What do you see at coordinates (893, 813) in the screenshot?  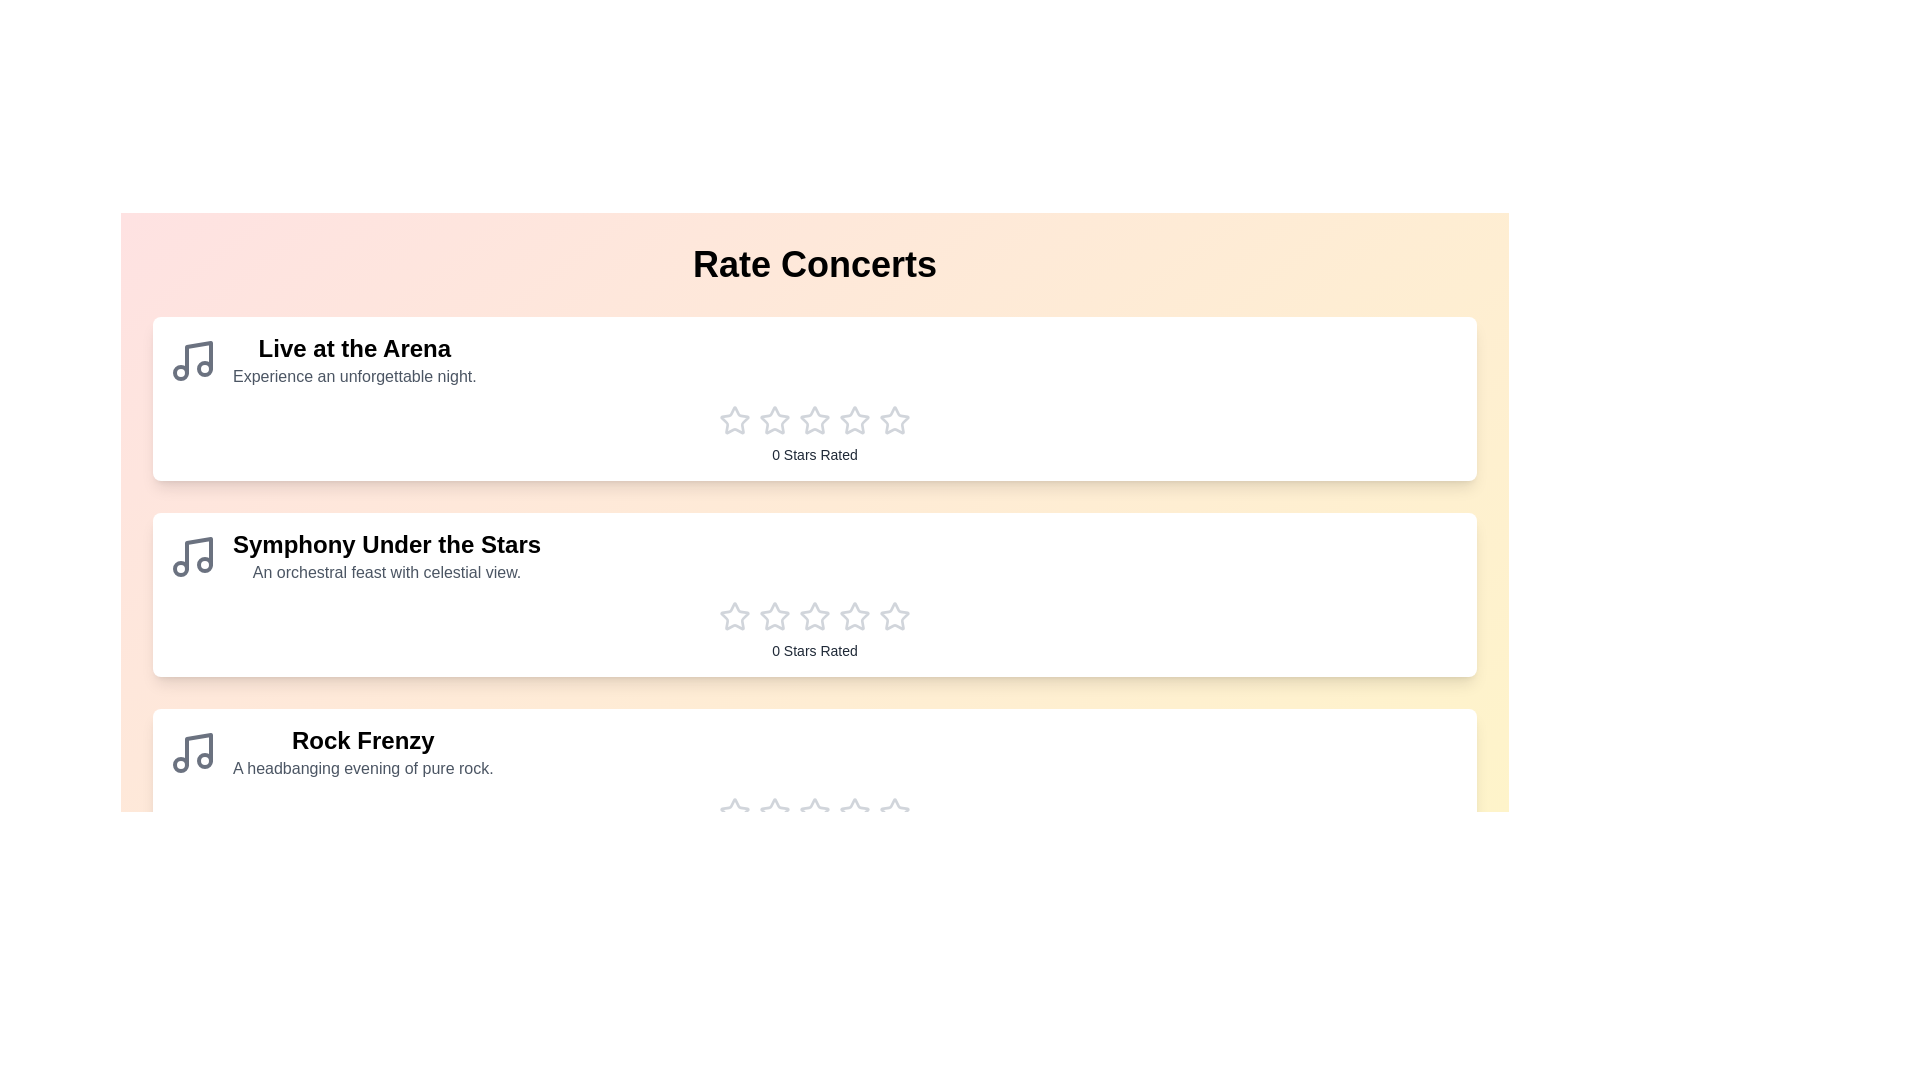 I see `the star corresponding to the rating 5 for the concert Rock Frenzy` at bounding box center [893, 813].